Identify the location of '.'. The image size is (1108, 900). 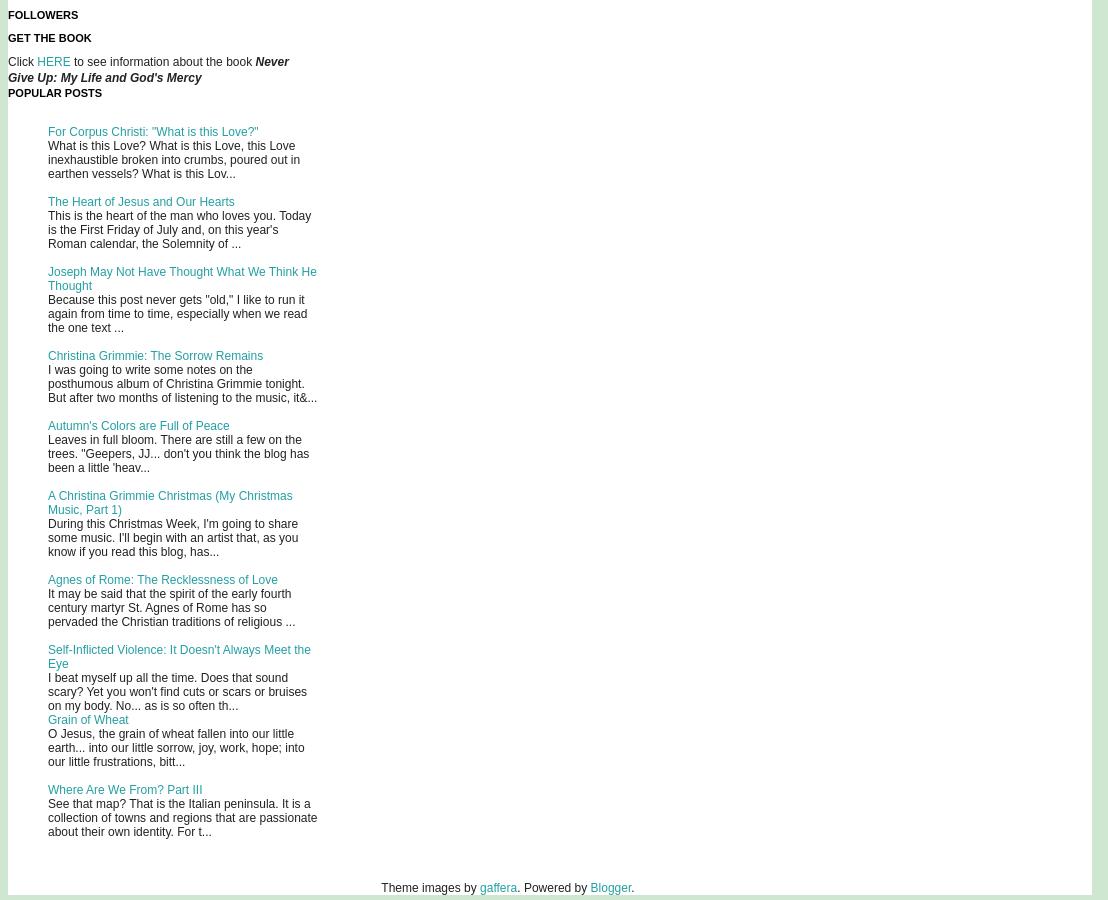
(631, 888).